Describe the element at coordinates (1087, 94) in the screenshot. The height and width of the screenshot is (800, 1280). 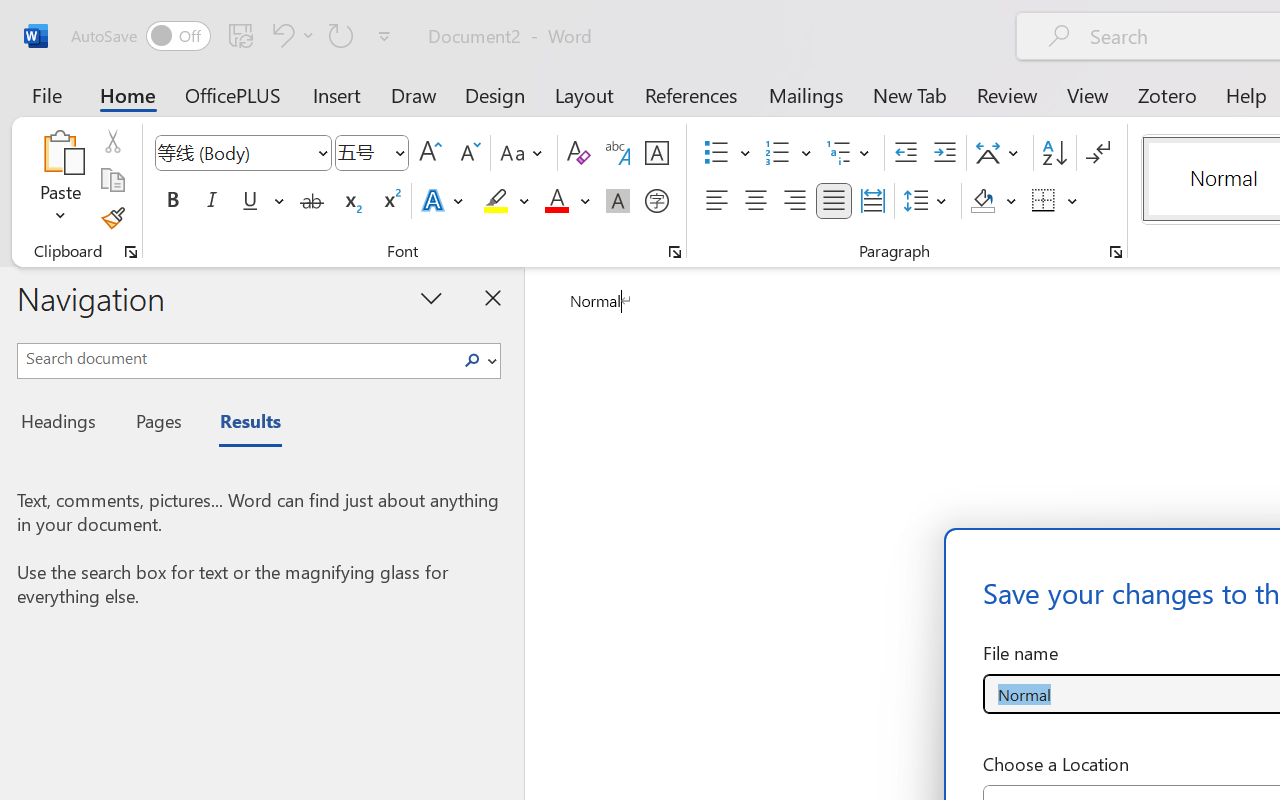
I see `'View'` at that location.